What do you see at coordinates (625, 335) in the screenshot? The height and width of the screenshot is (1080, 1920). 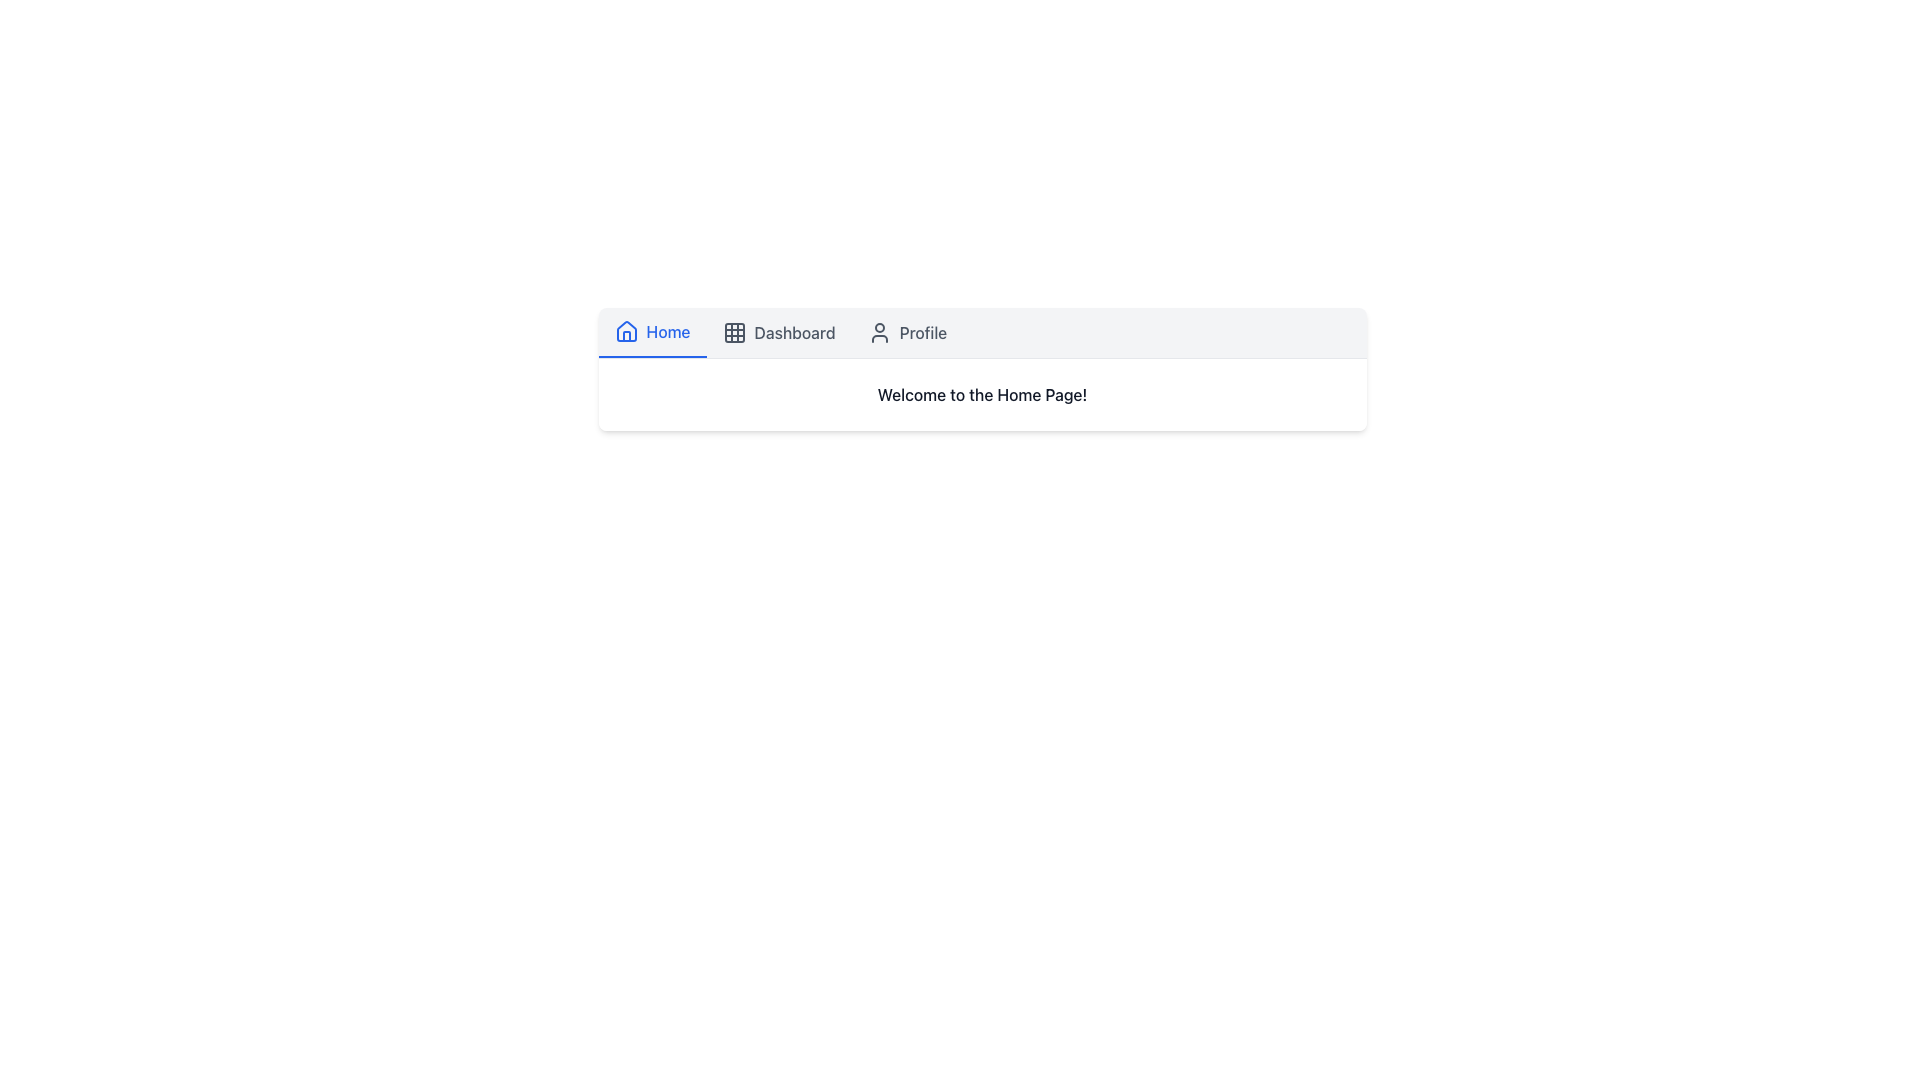 I see `the house icon located in the navigation bar` at bounding box center [625, 335].